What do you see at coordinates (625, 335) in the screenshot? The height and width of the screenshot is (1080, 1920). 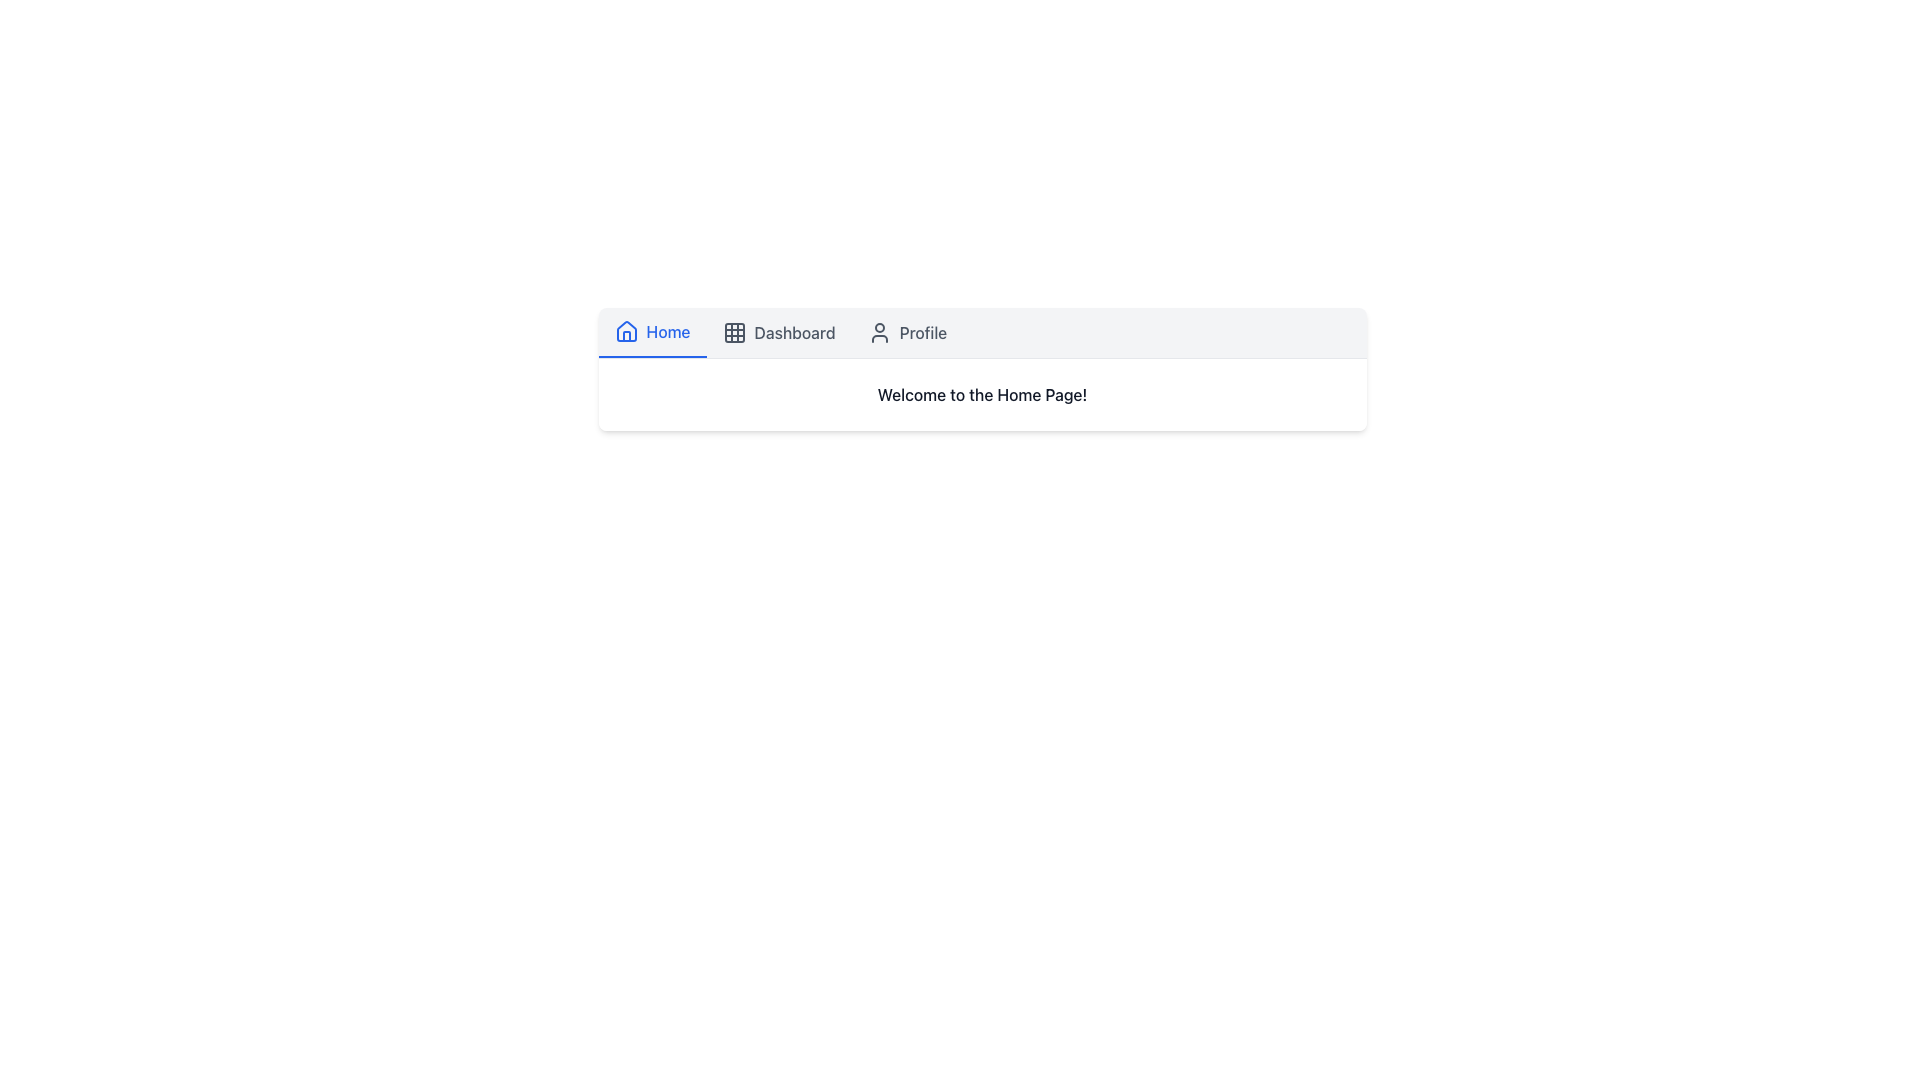 I see `the house icon located in the navigation bar` at bounding box center [625, 335].